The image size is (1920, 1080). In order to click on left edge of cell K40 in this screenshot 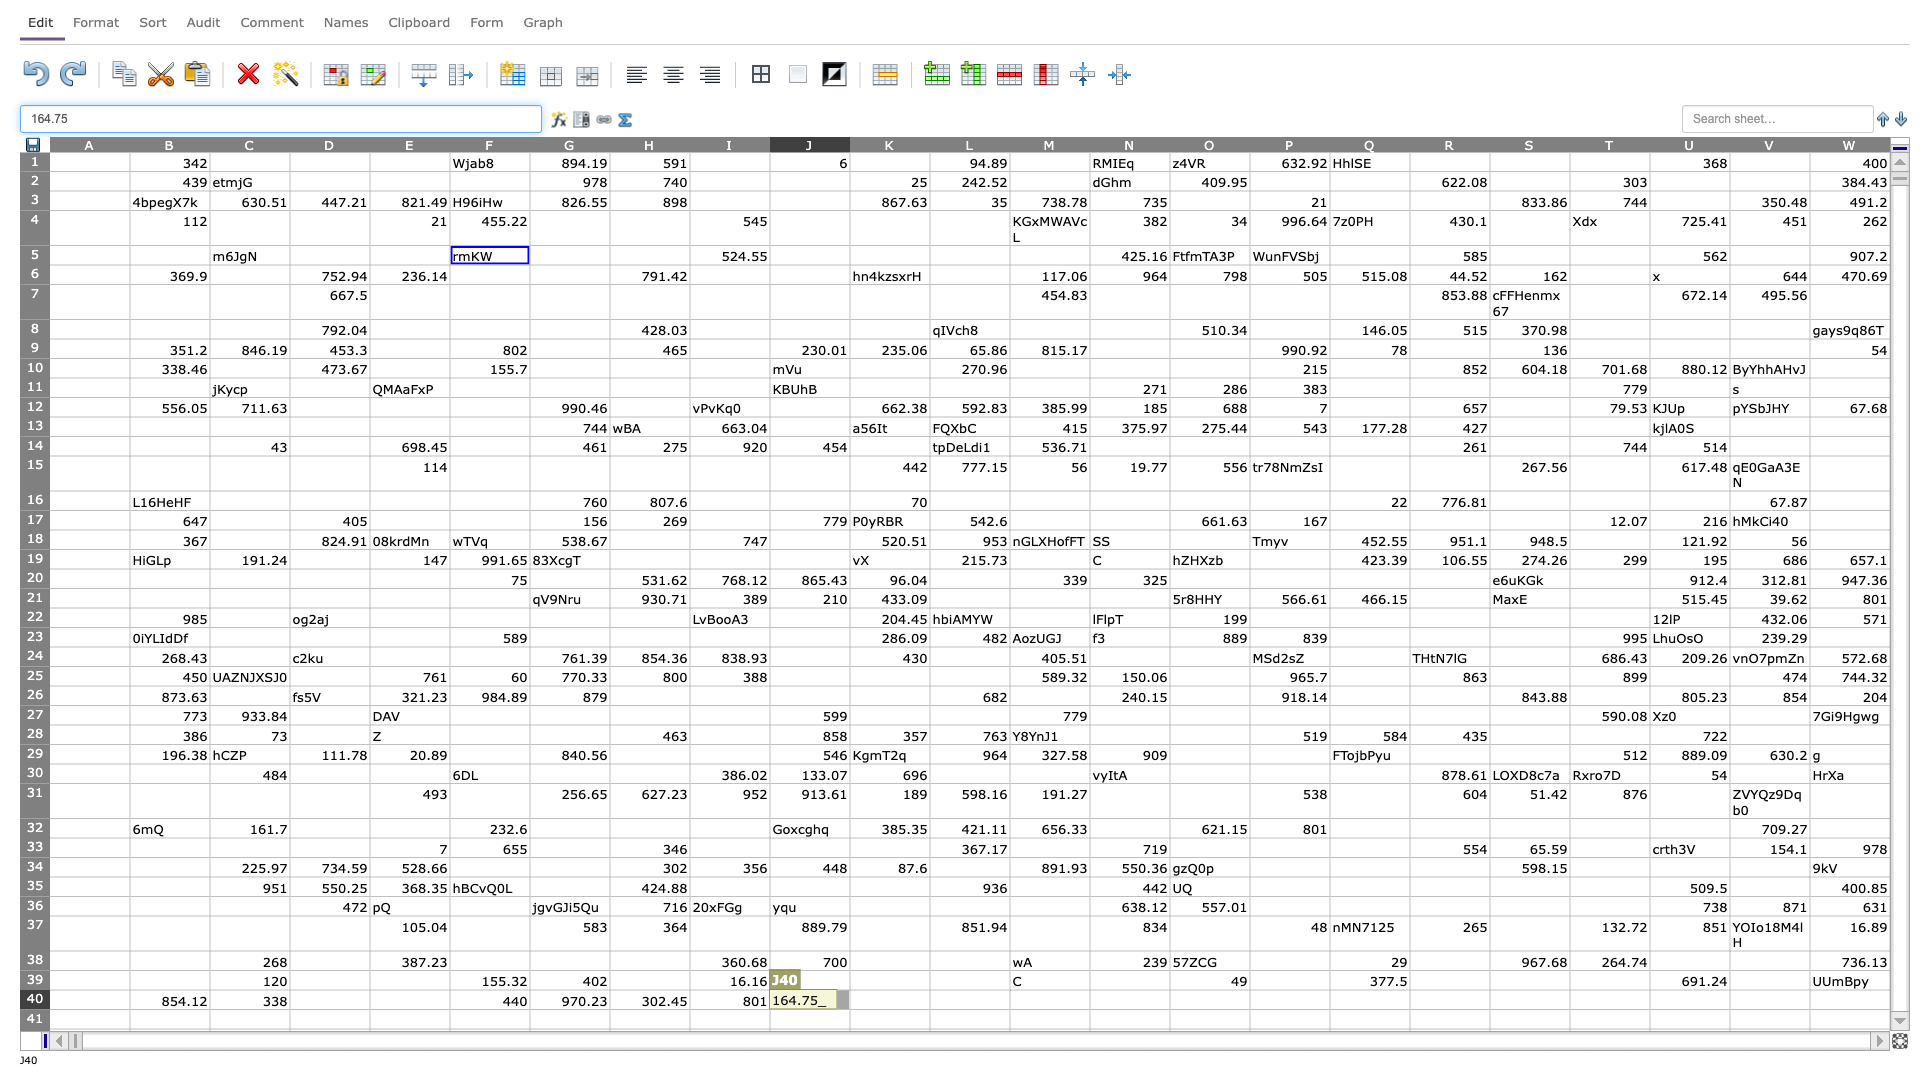, I will do `click(849, 999)`.